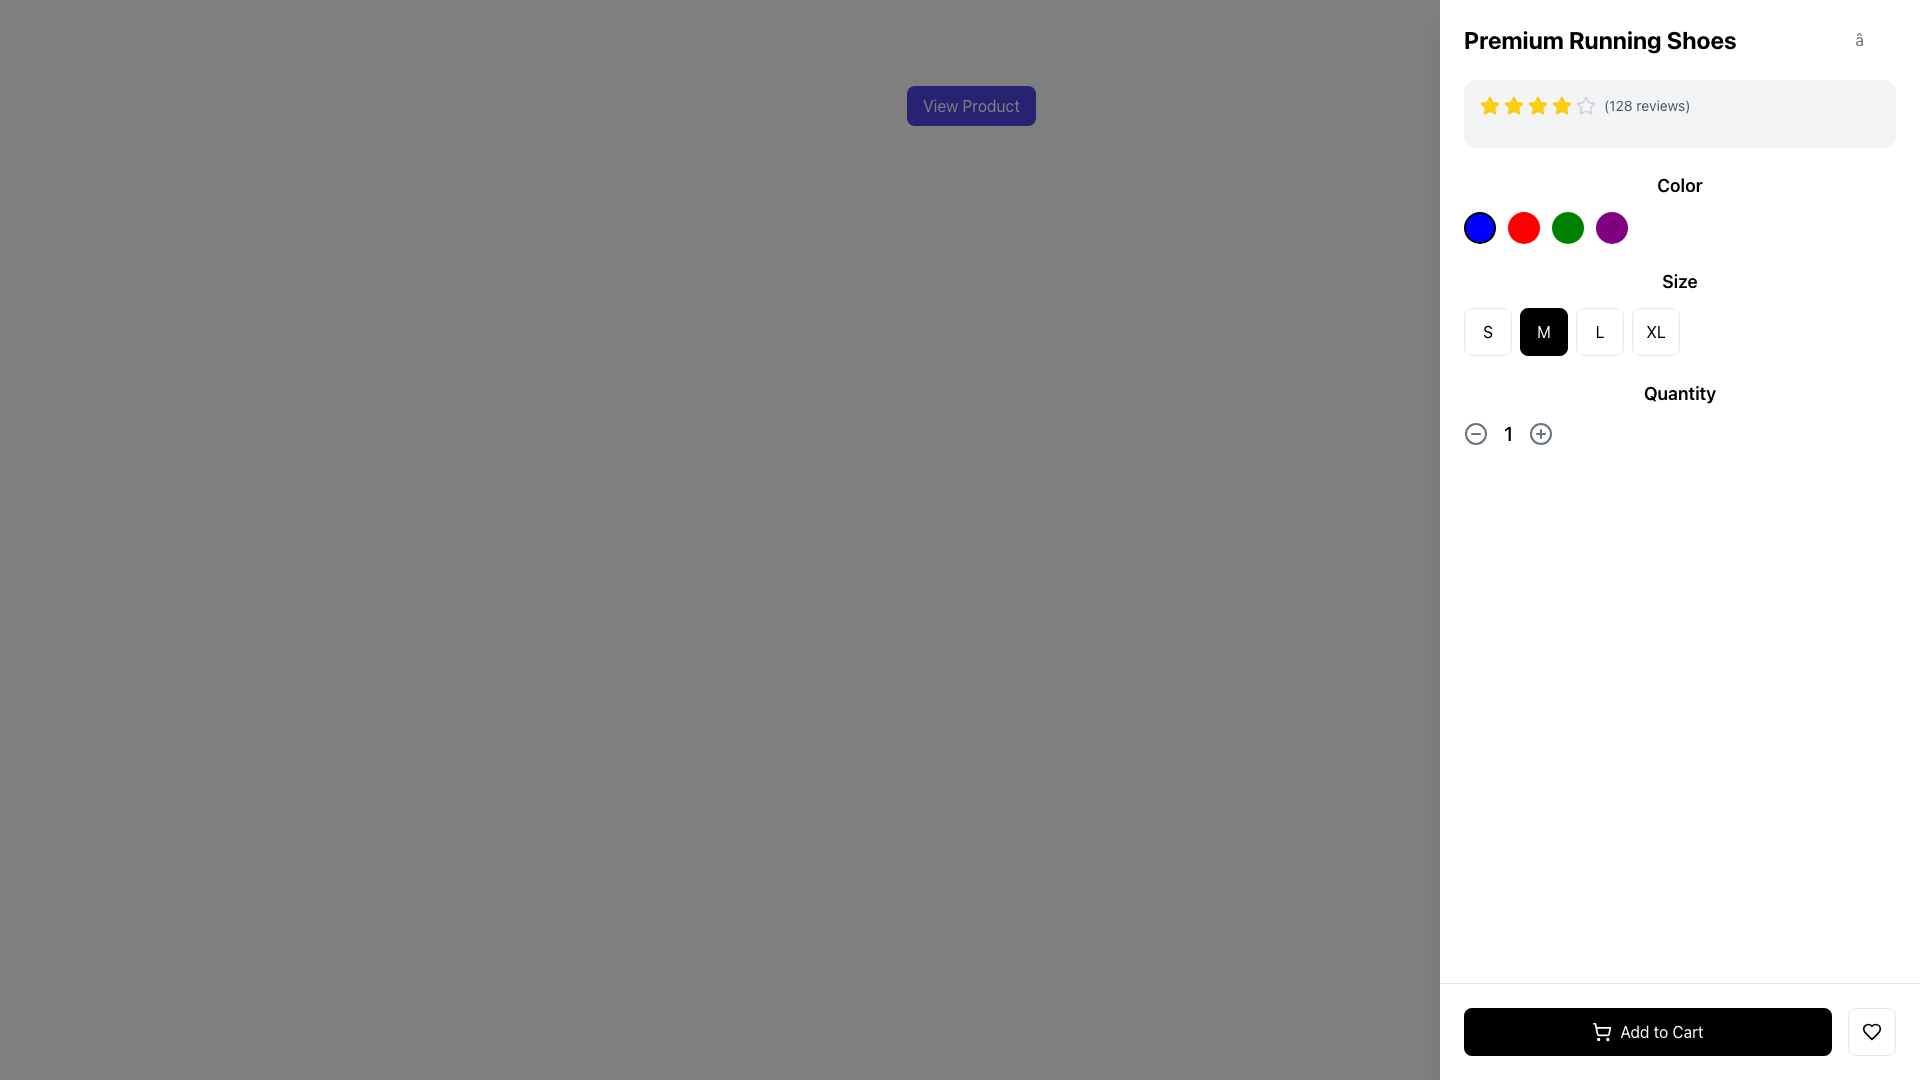 Image resolution: width=1920 pixels, height=1080 pixels. What do you see at coordinates (1567, 226) in the screenshot?
I see `the third circular button in a row of four, which functions as a green color selection marker` at bounding box center [1567, 226].